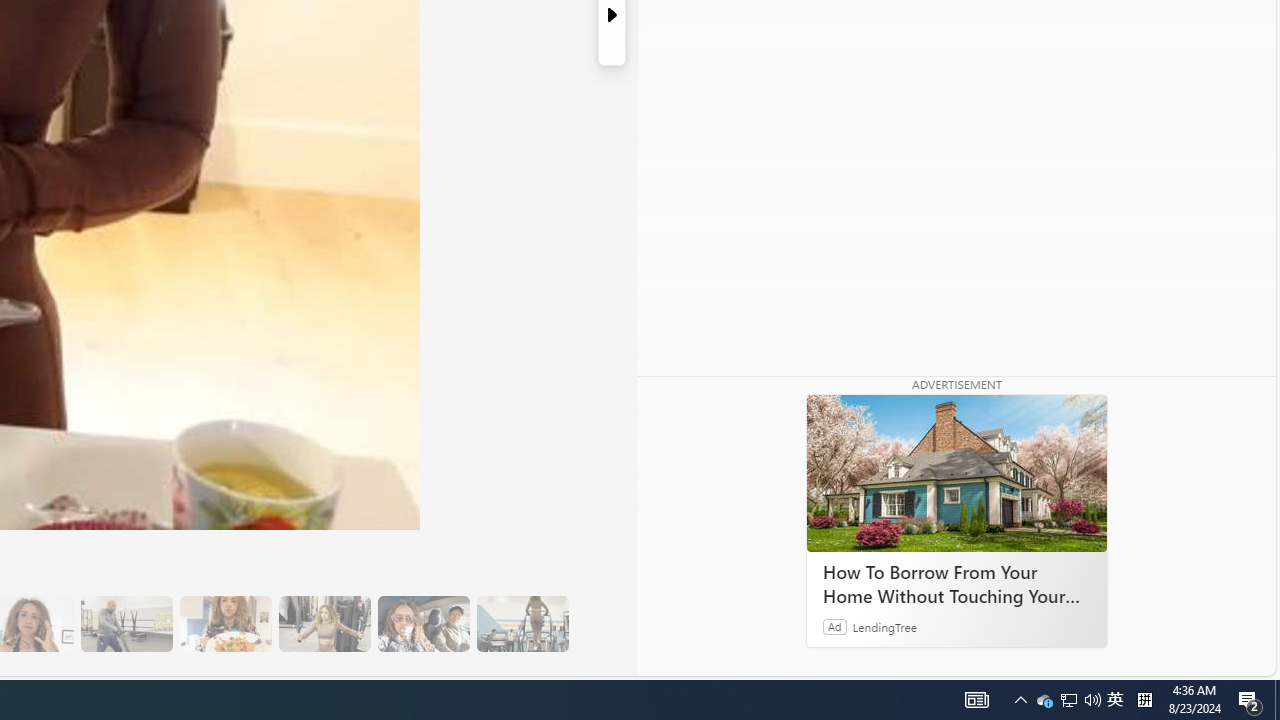 This screenshot has width=1280, height=720. I want to click on 'Ad', so click(835, 625).